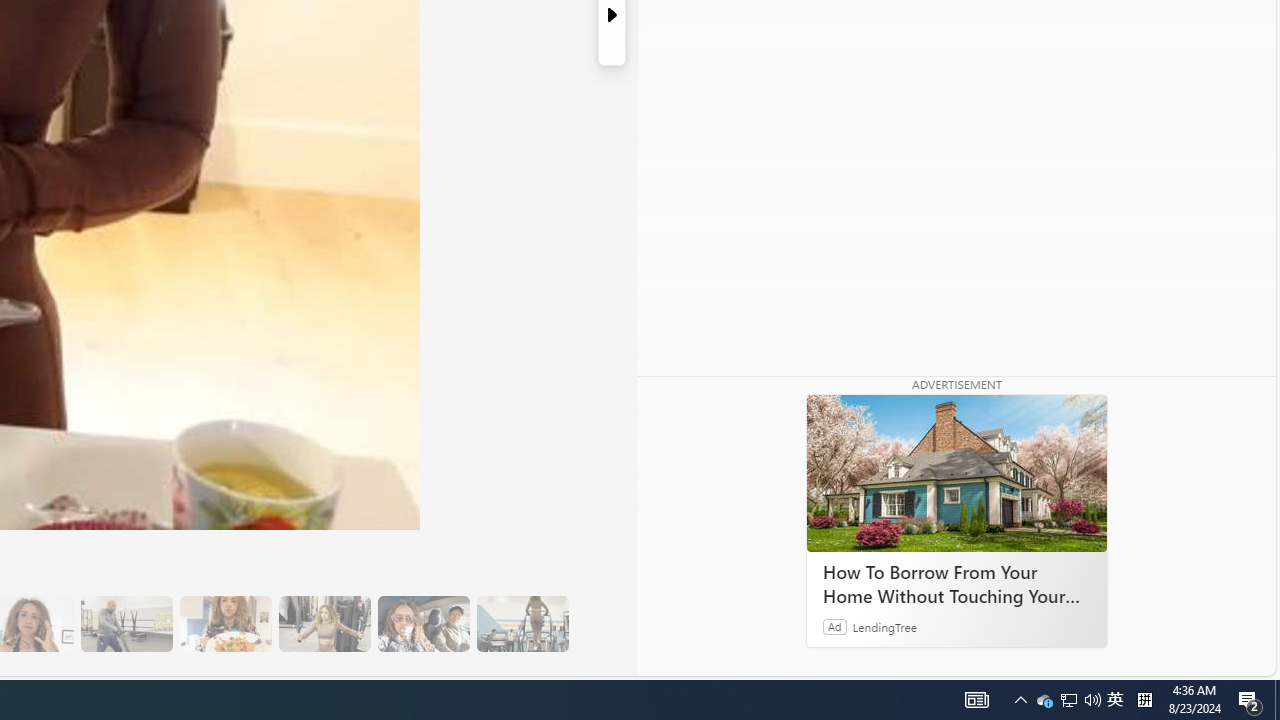 This screenshot has width=1280, height=720. I want to click on 'Ad', so click(835, 625).